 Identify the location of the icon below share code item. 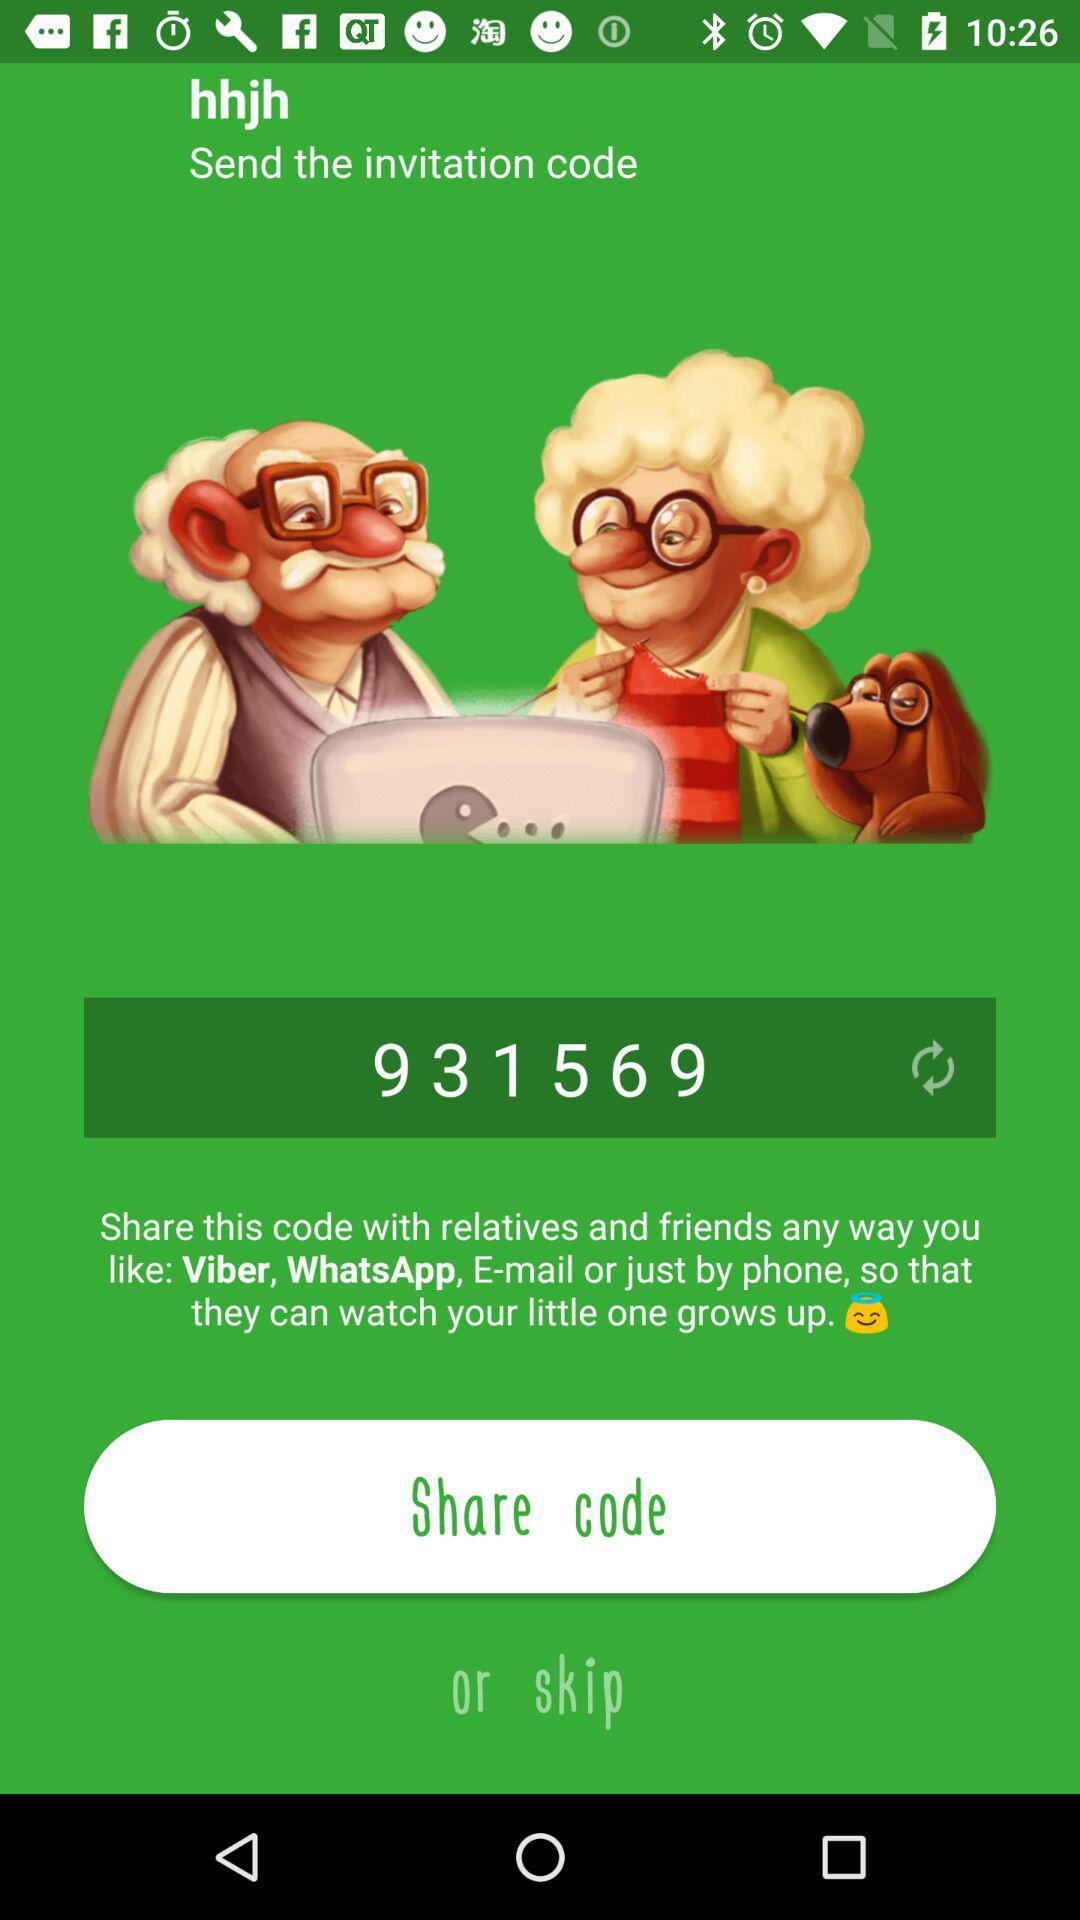
(540, 1661).